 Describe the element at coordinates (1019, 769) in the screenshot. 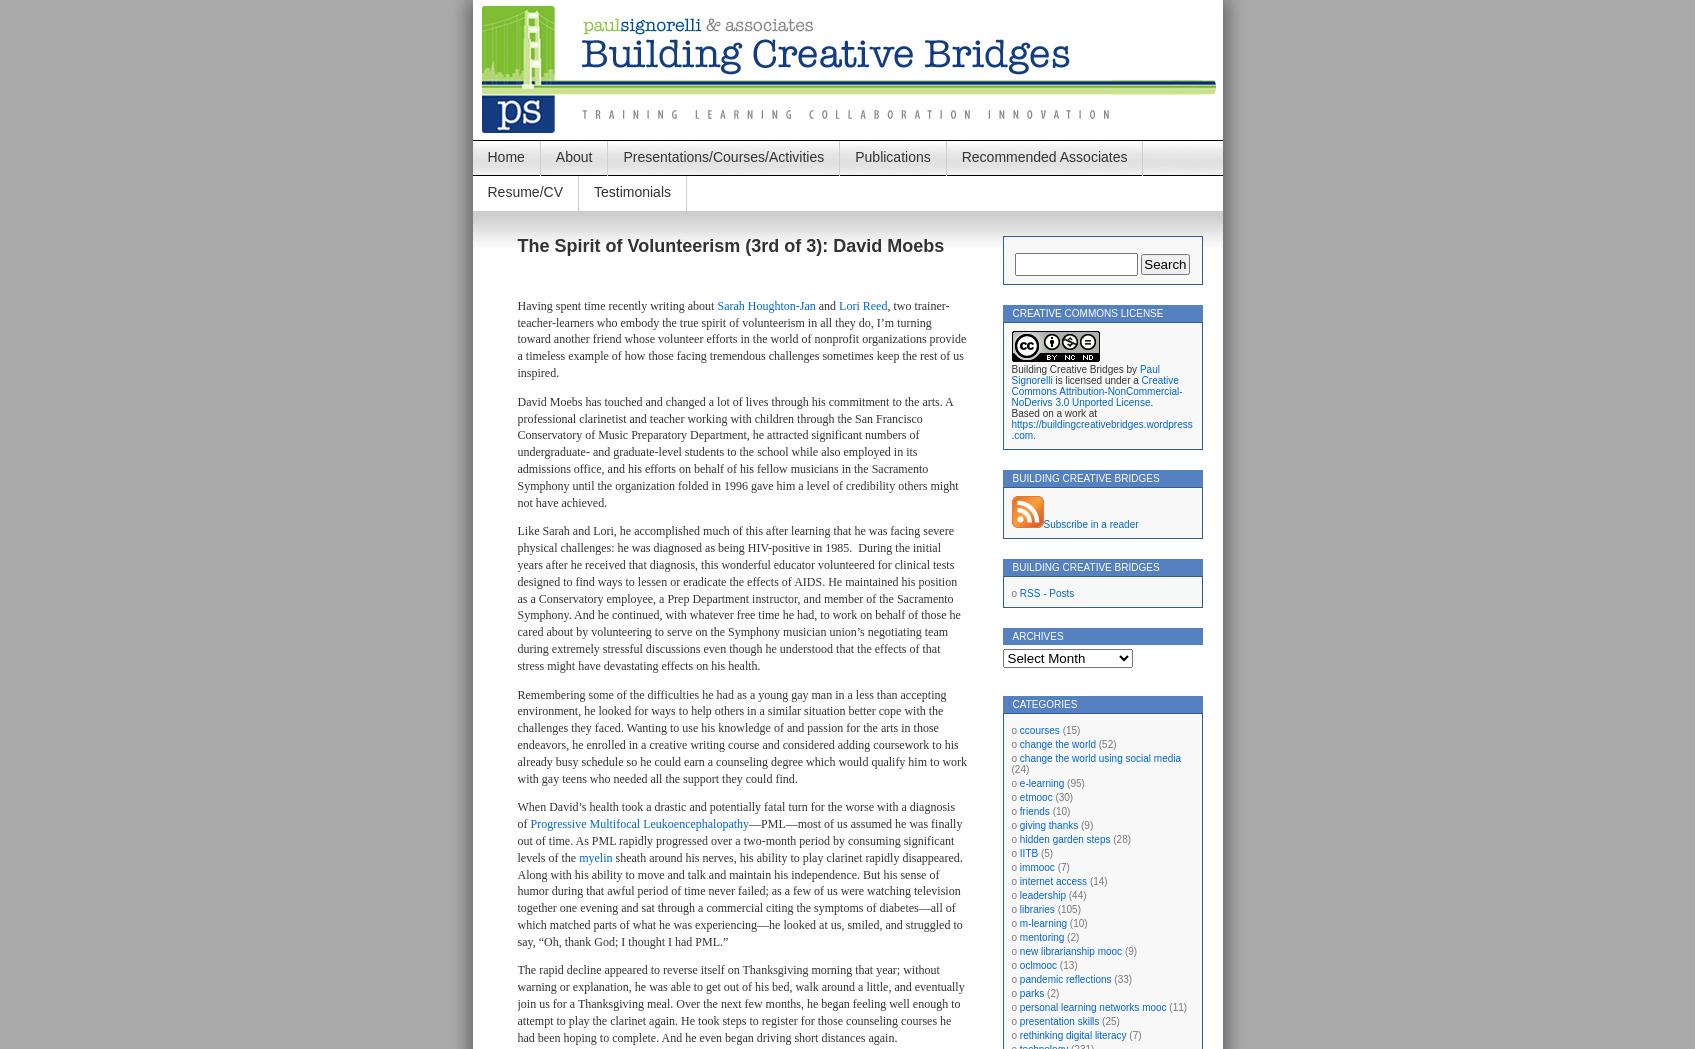

I see `'(24)'` at that location.